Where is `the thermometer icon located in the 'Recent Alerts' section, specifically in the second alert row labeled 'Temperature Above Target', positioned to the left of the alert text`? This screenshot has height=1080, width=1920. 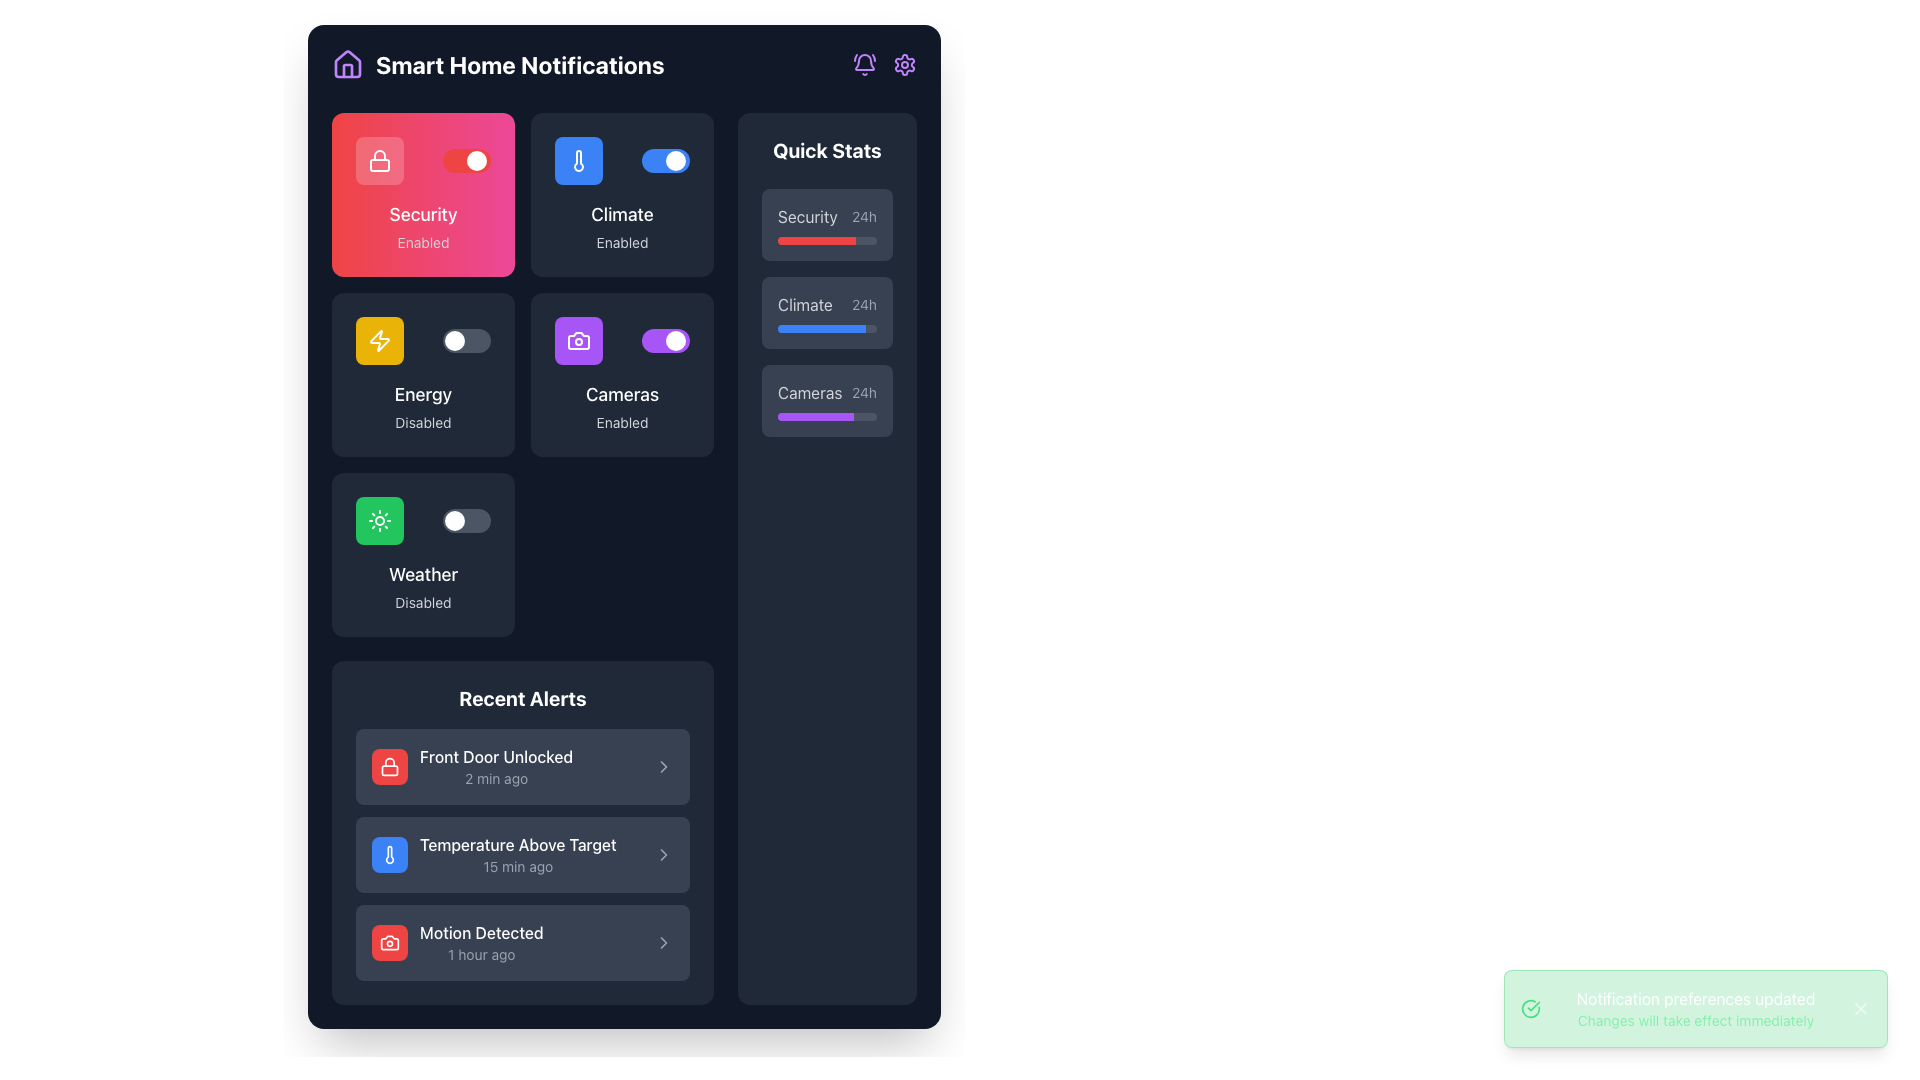
the thermometer icon located in the 'Recent Alerts' section, specifically in the second alert row labeled 'Temperature Above Target', positioned to the left of the alert text is located at coordinates (389, 855).